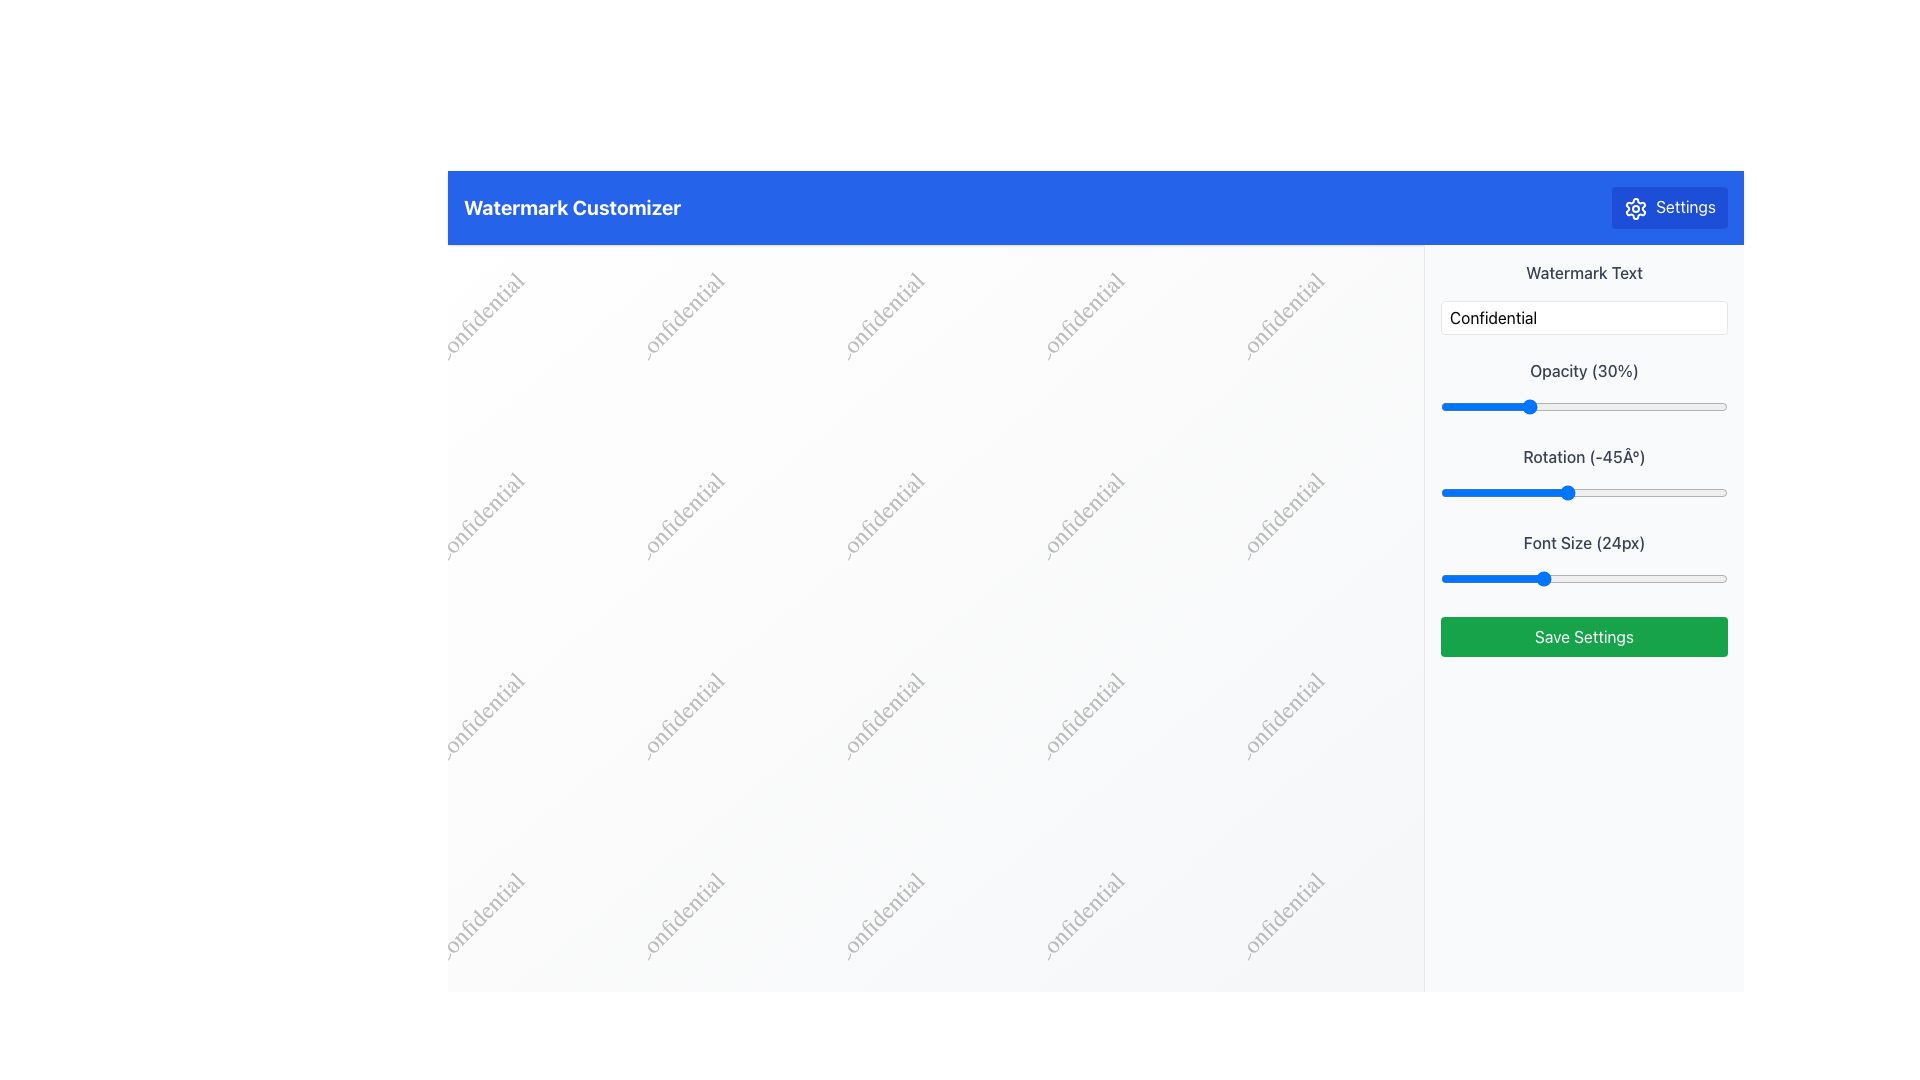  What do you see at coordinates (1474, 492) in the screenshot?
I see `rotation` at bounding box center [1474, 492].